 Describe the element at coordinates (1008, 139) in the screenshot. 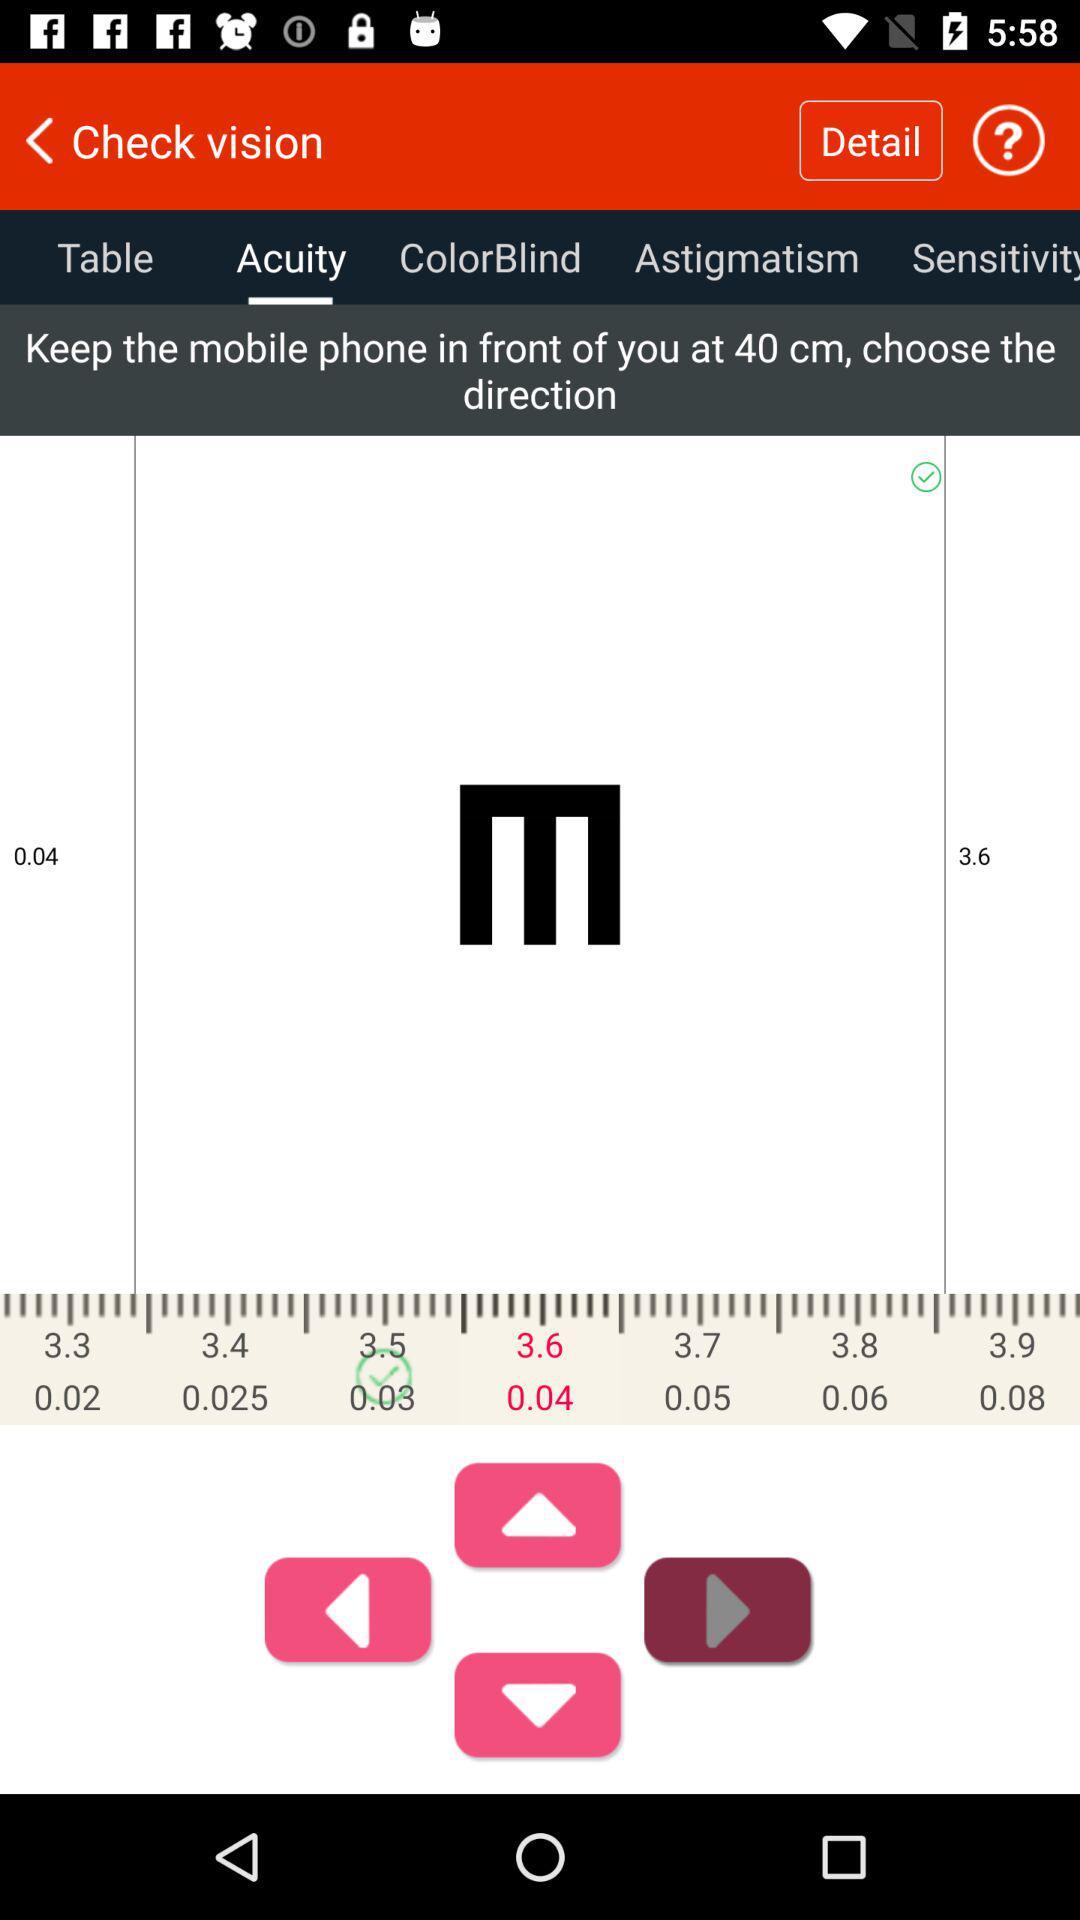

I see `open help` at that location.